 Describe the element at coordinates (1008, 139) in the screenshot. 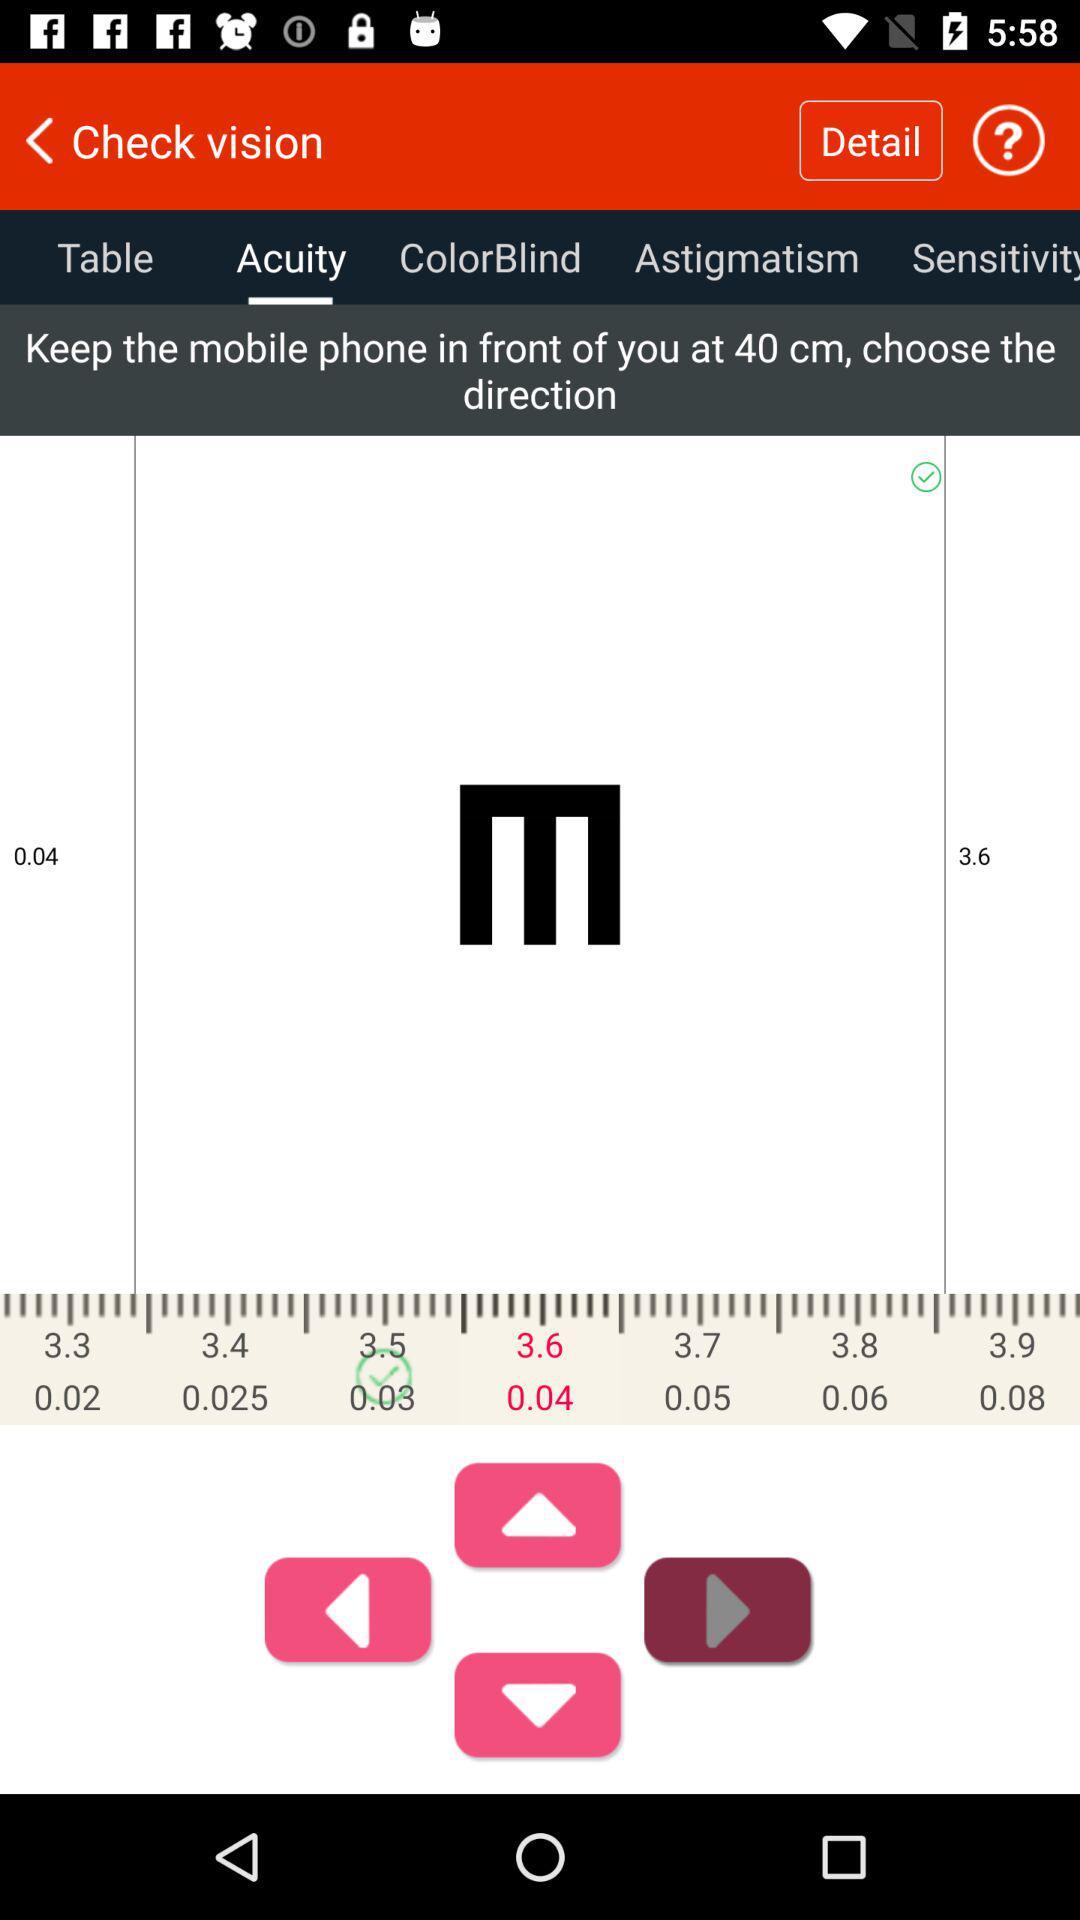

I see `open help` at that location.